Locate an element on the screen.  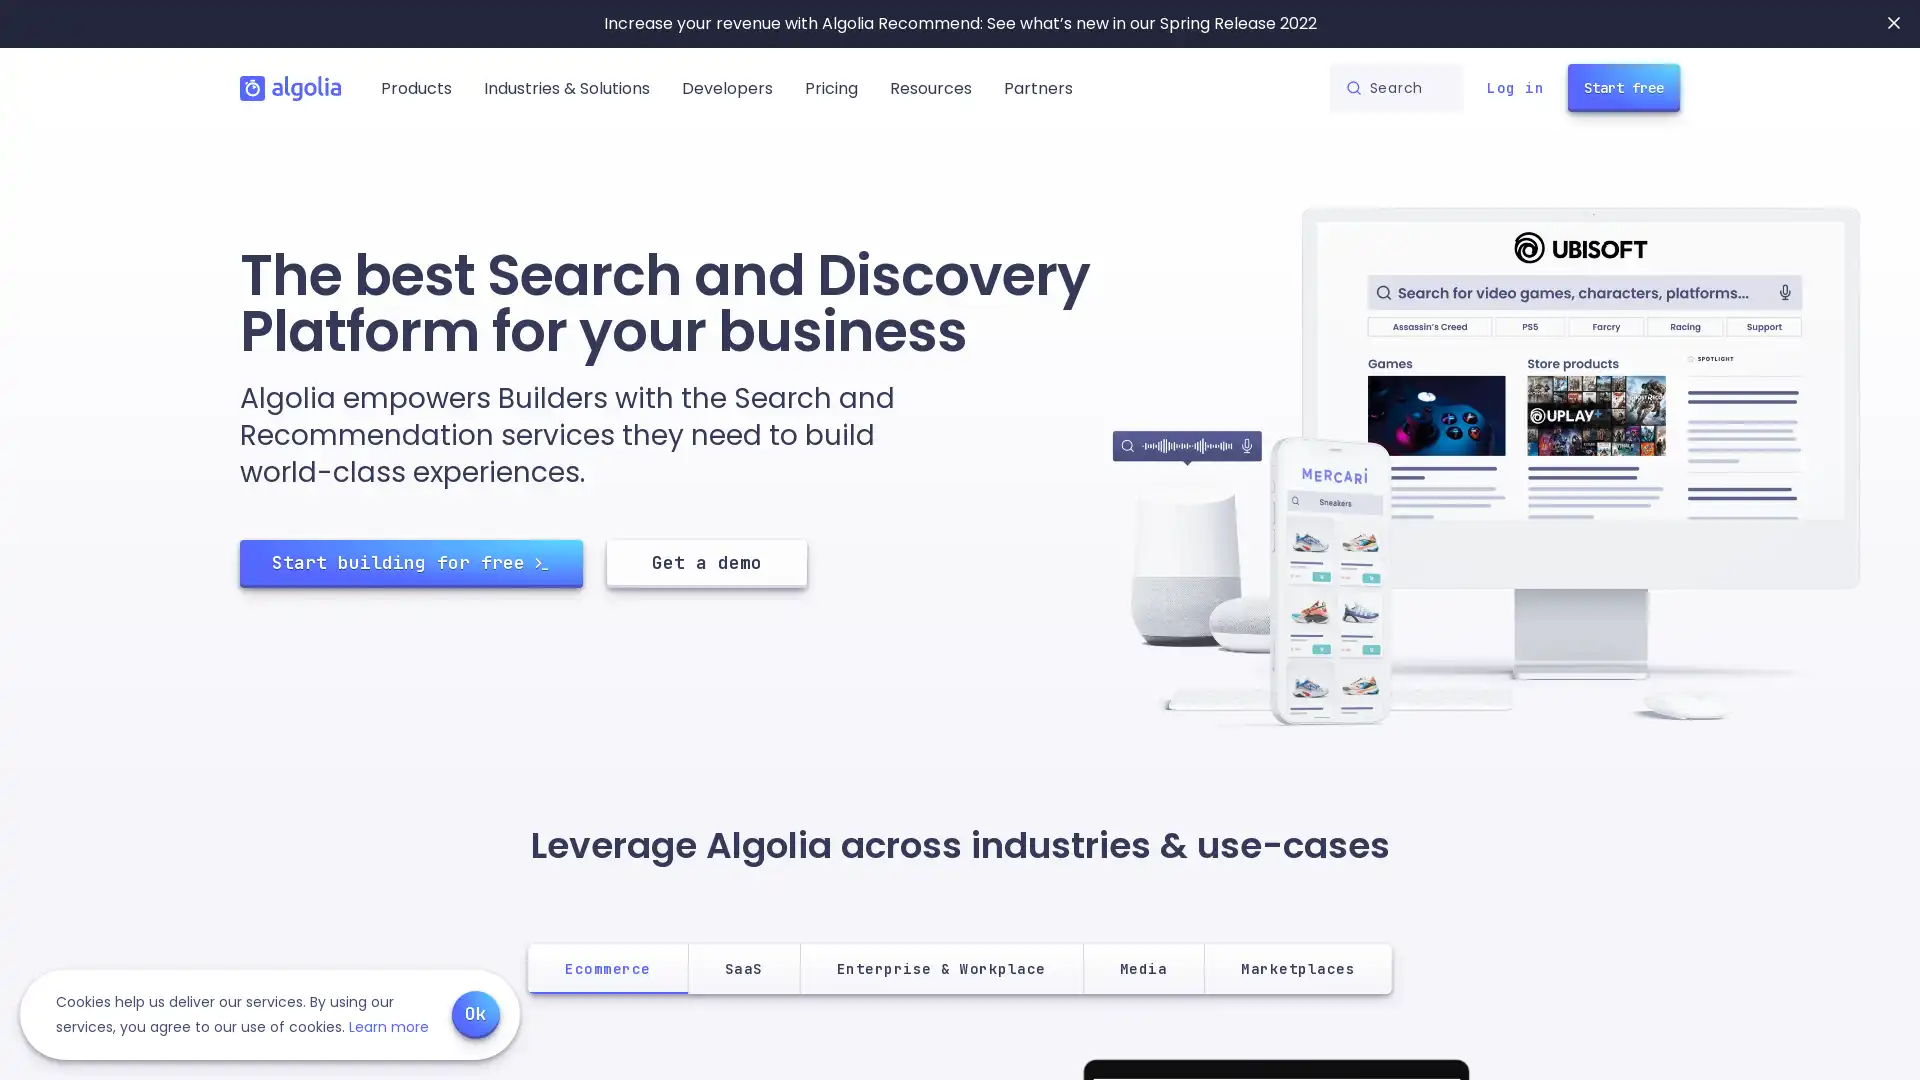
Partners is located at coordinates (1038, 87).